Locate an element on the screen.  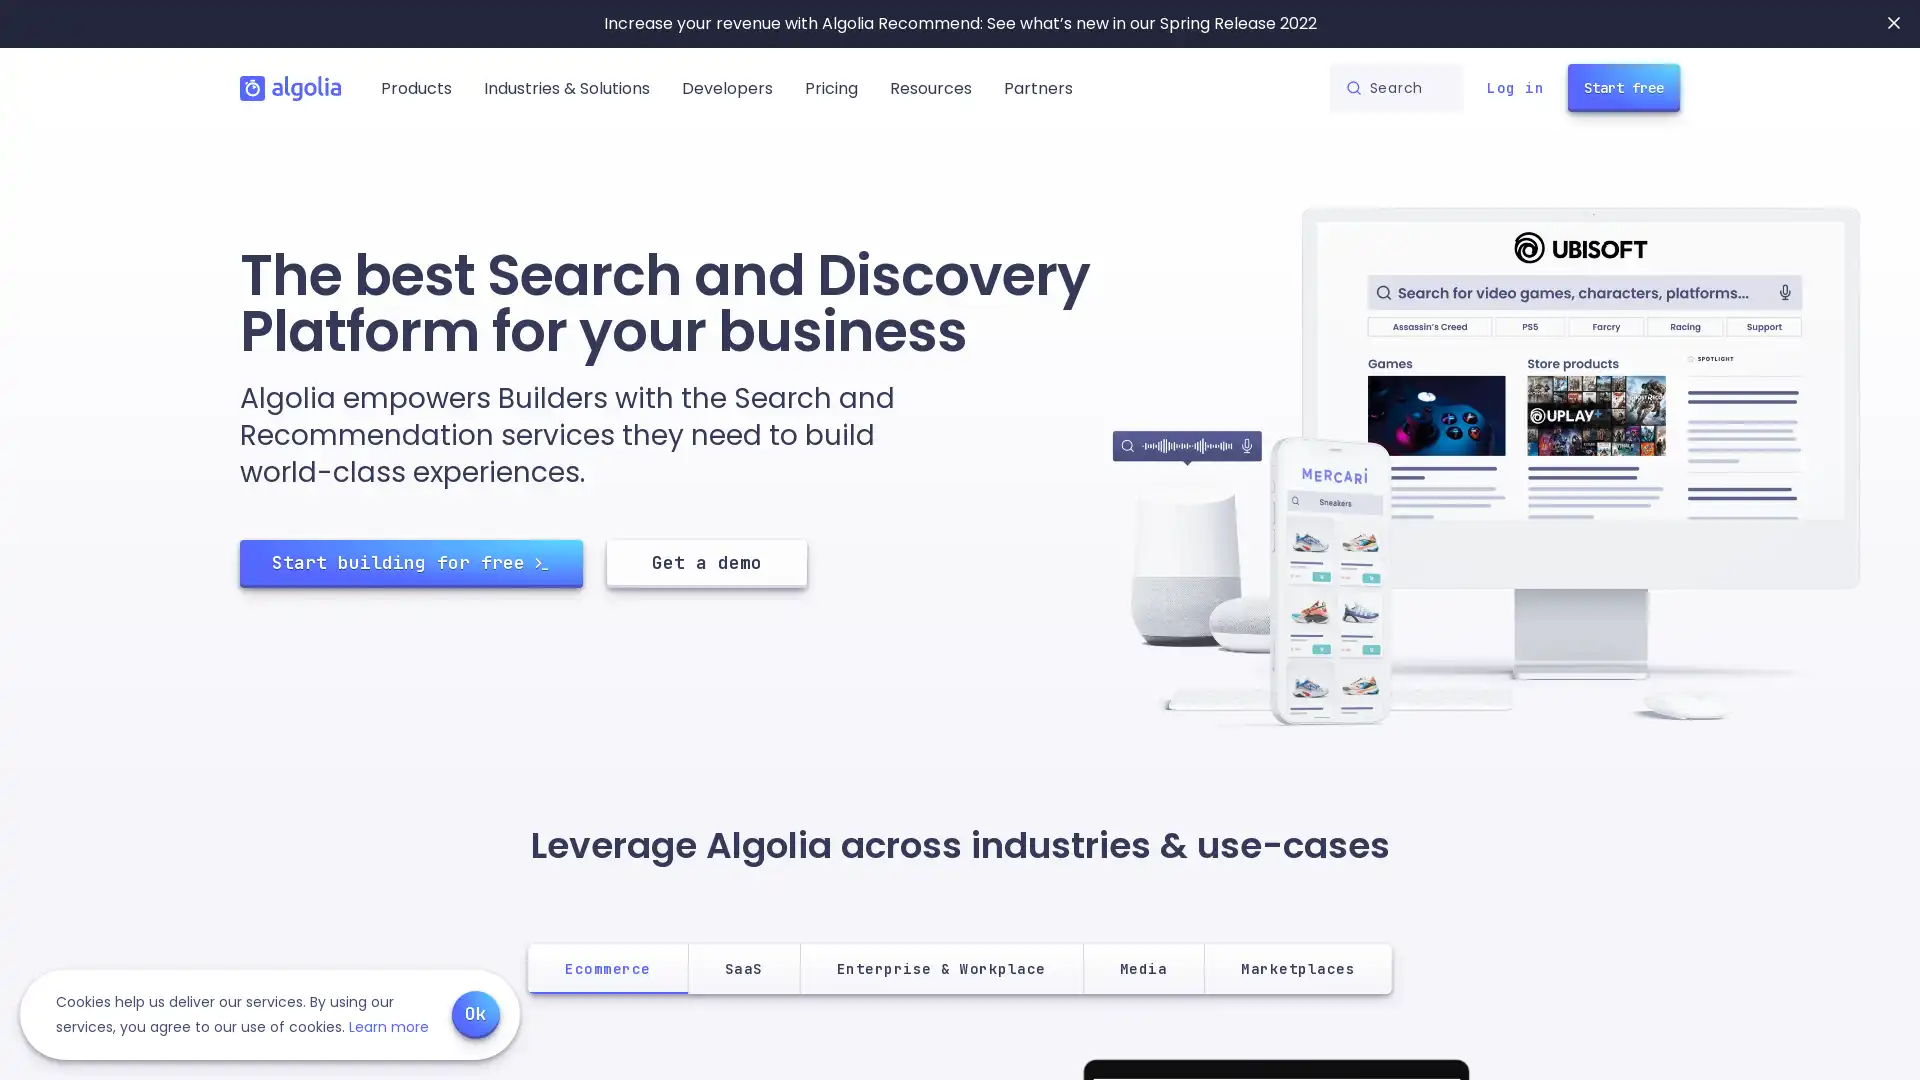
Partners is located at coordinates (1038, 87).